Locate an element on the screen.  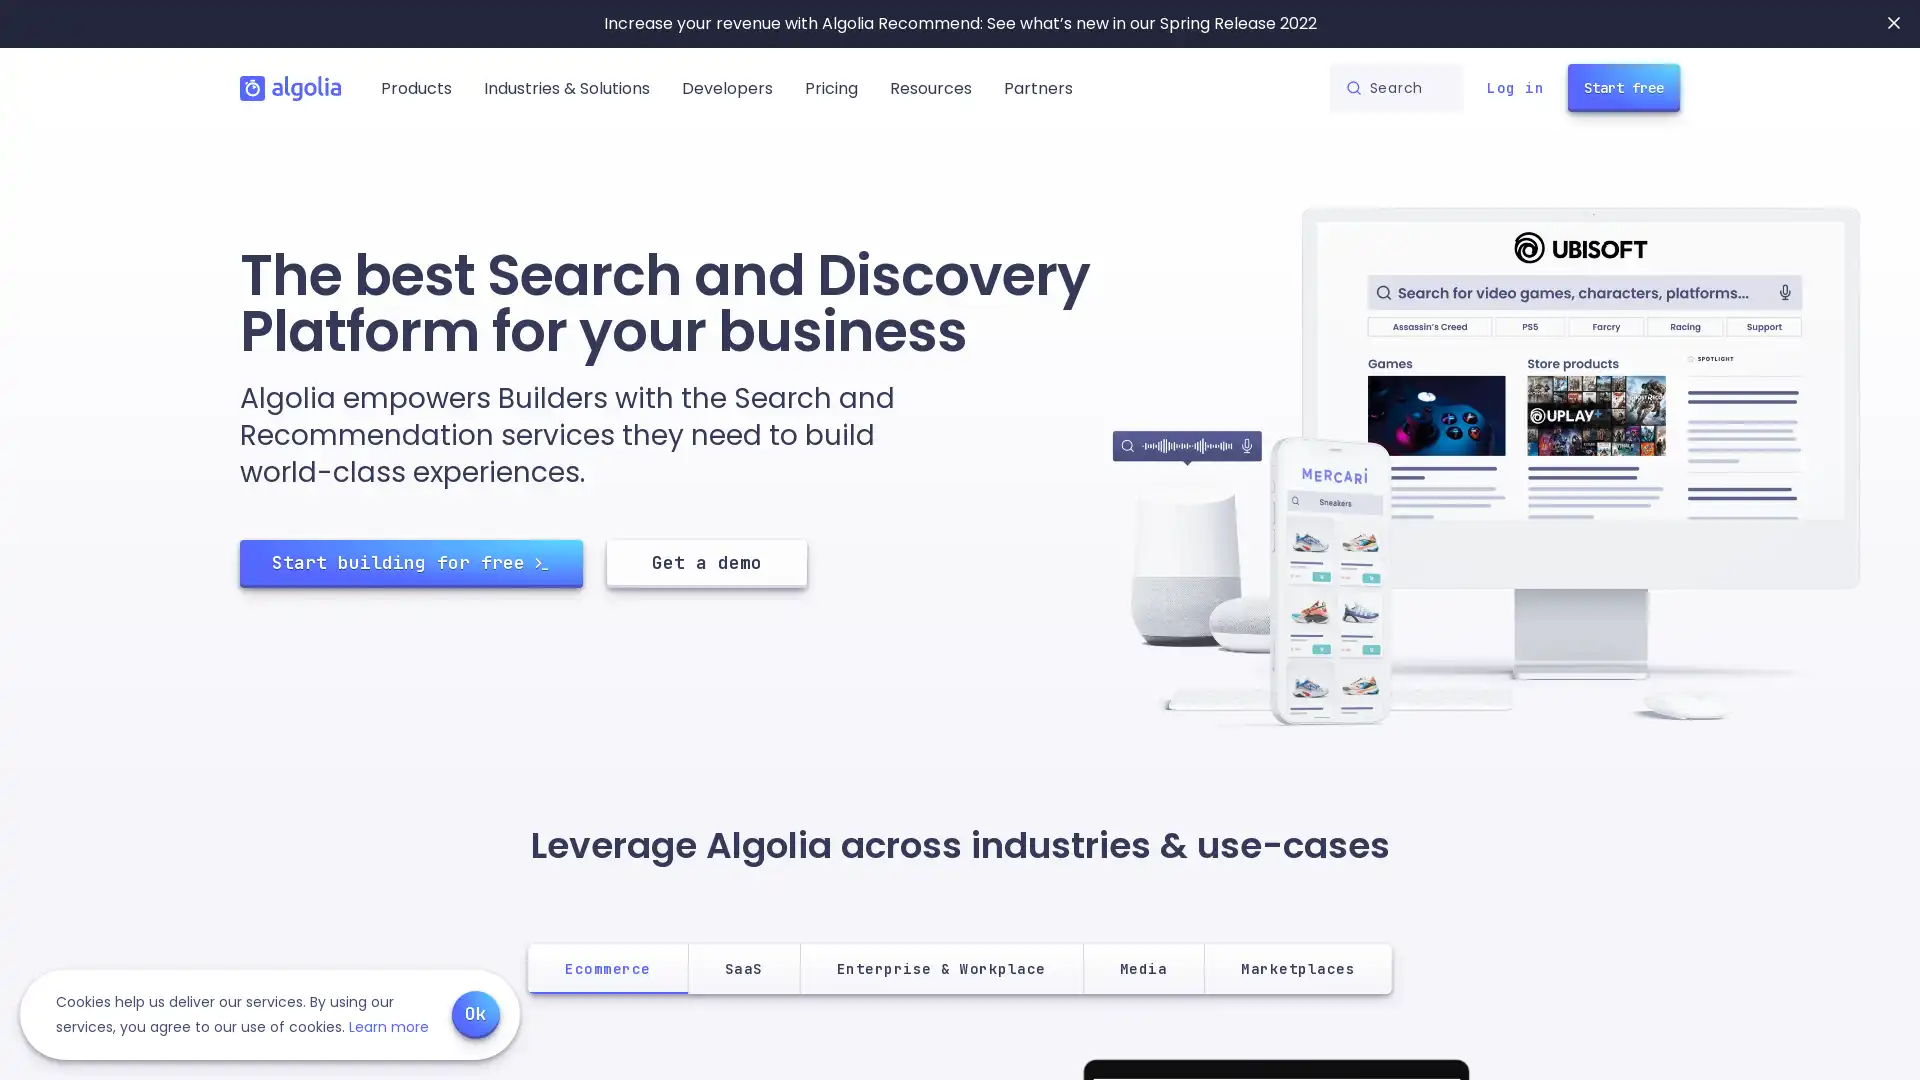
Partners is located at coordinates (1038, 87).